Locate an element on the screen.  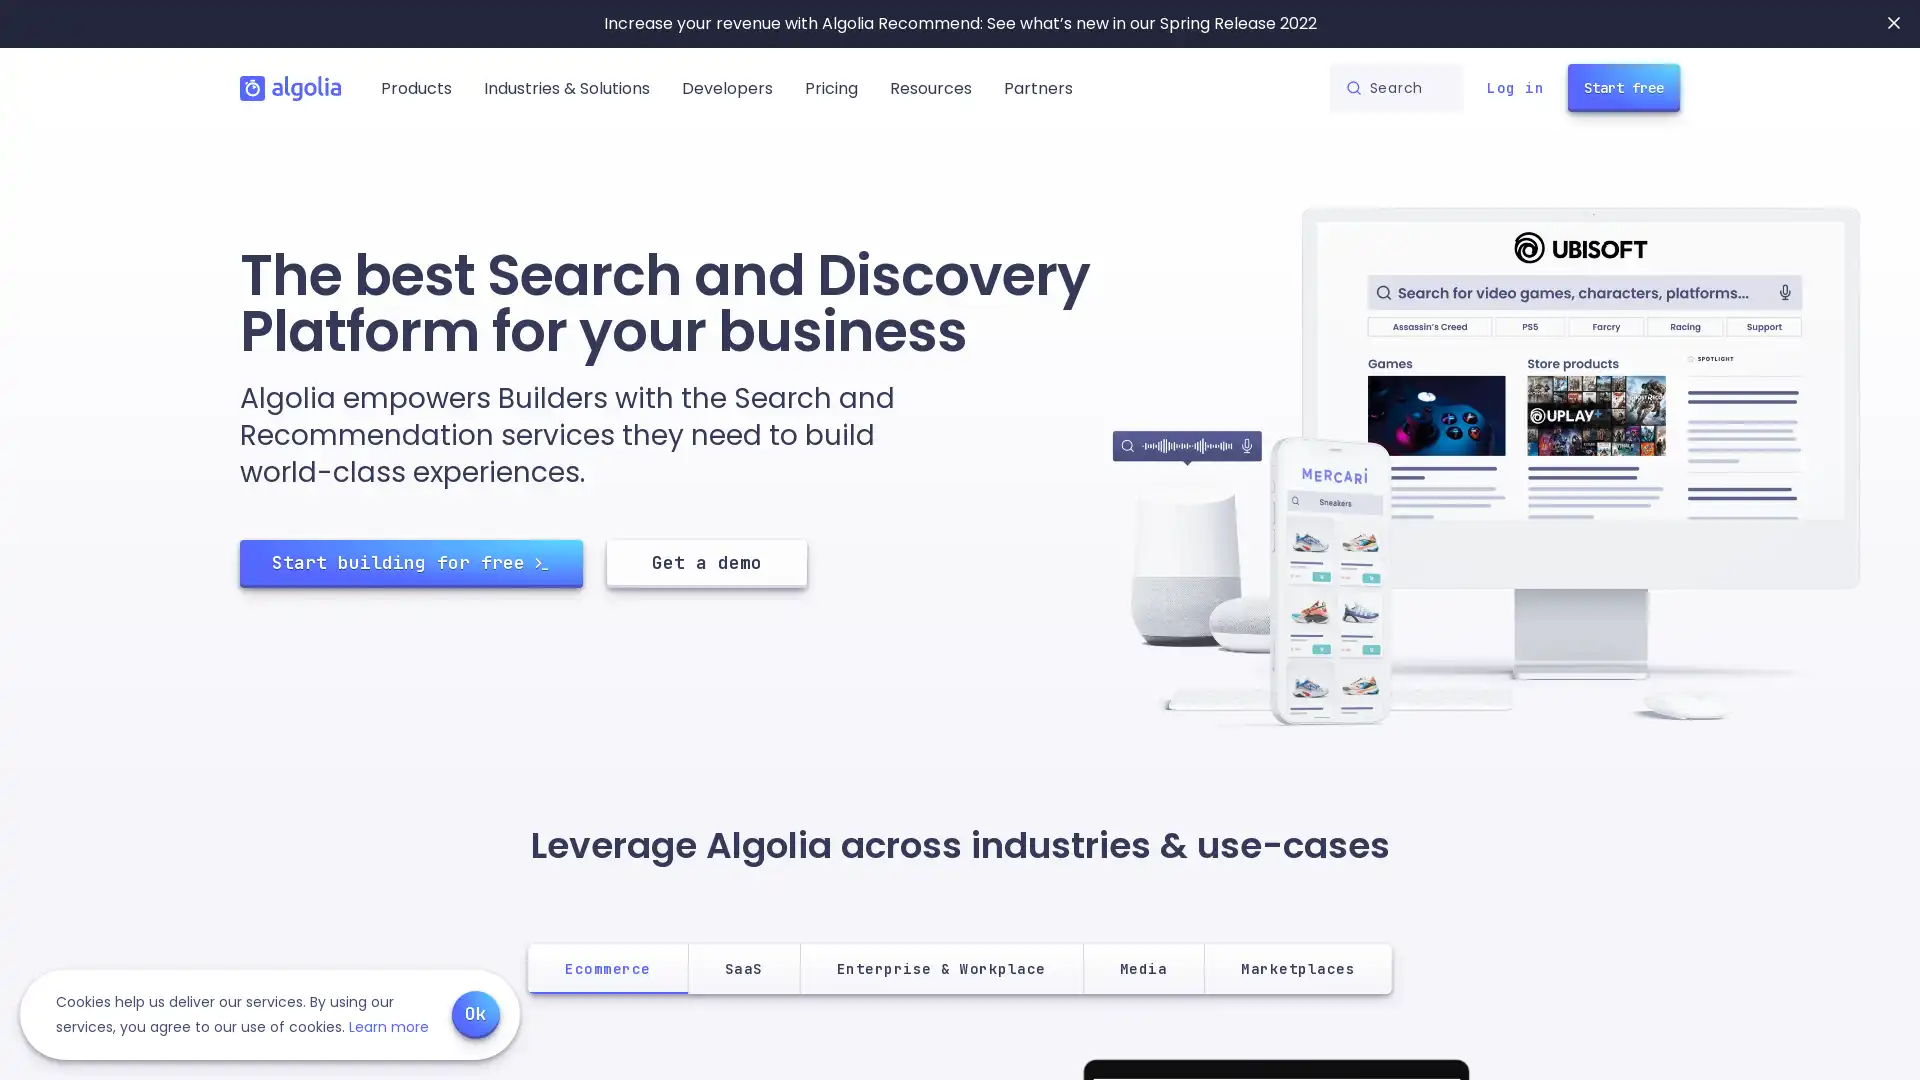
Partners is located at coordinates (1038, 87).